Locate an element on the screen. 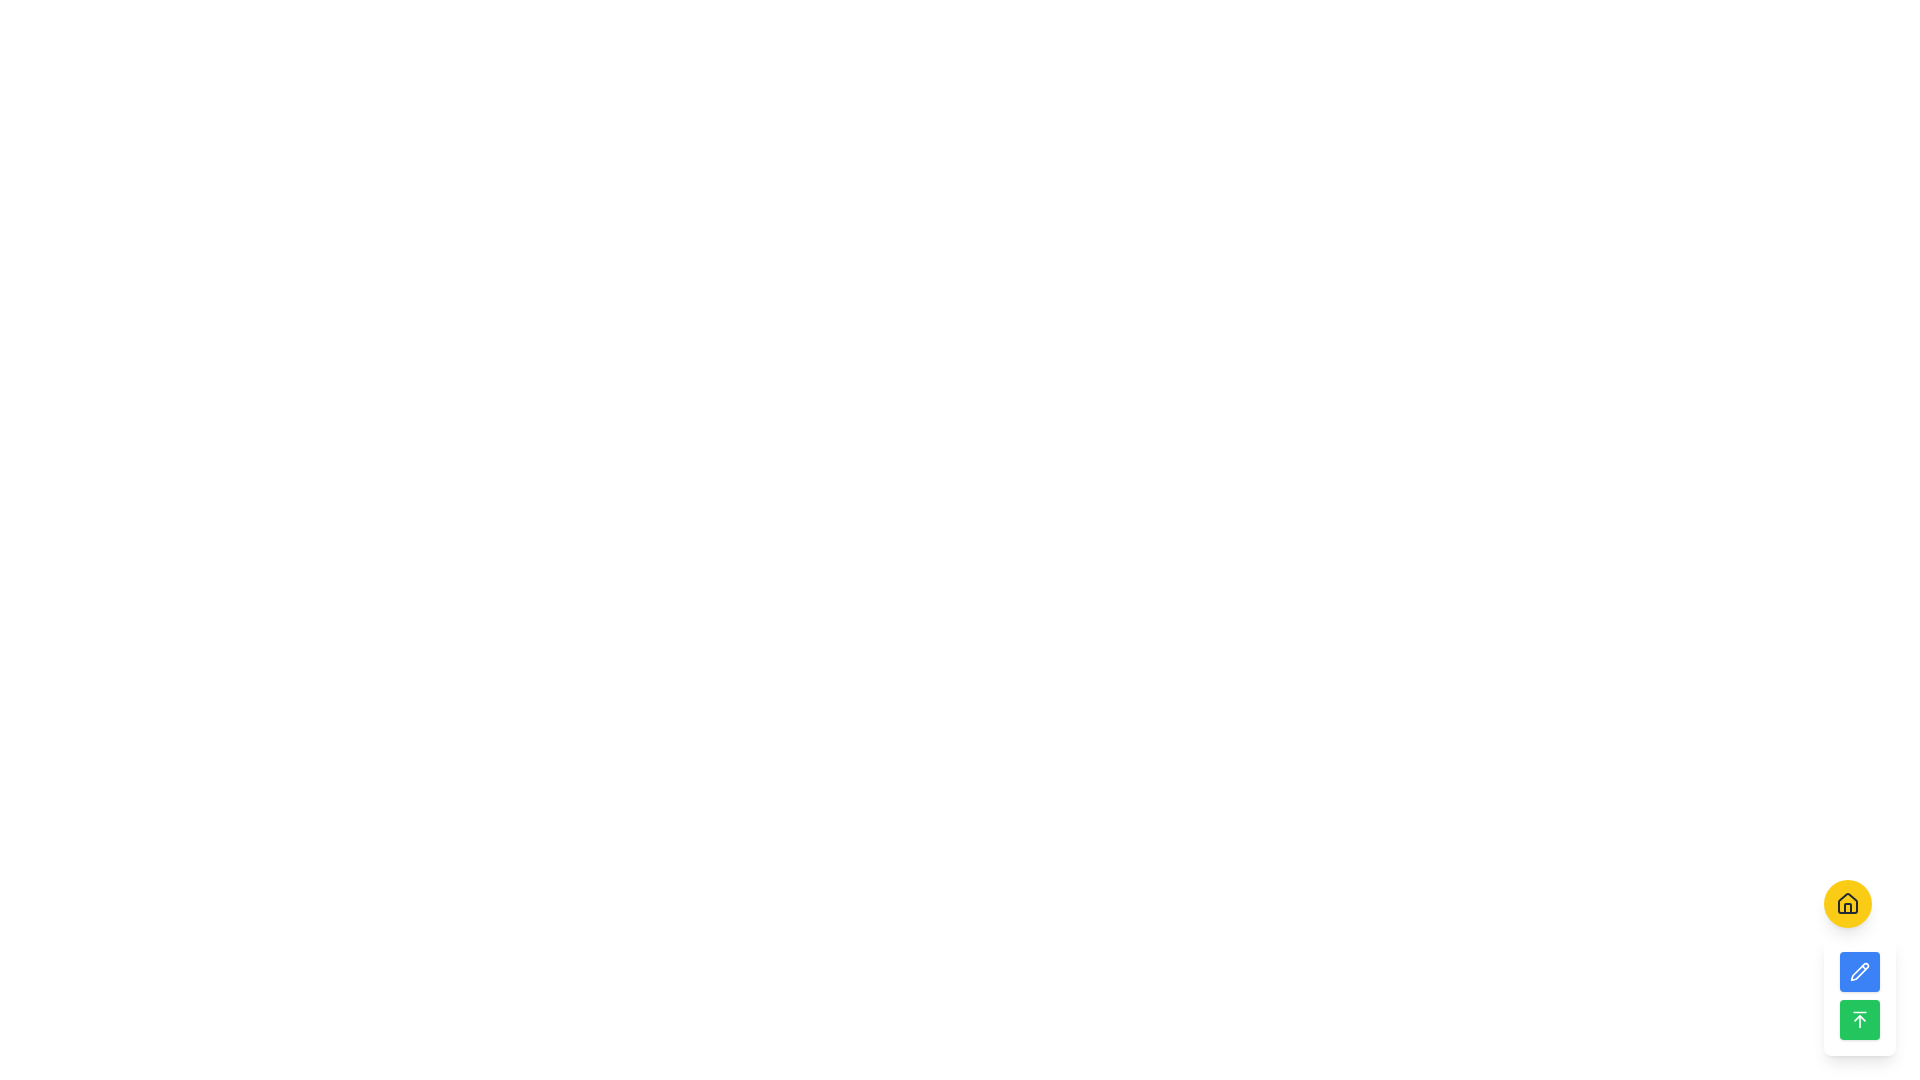 This screenshot has width=1920, height=1080. the pencil icon within the blue circular button is located at coordinates (1859, 971).